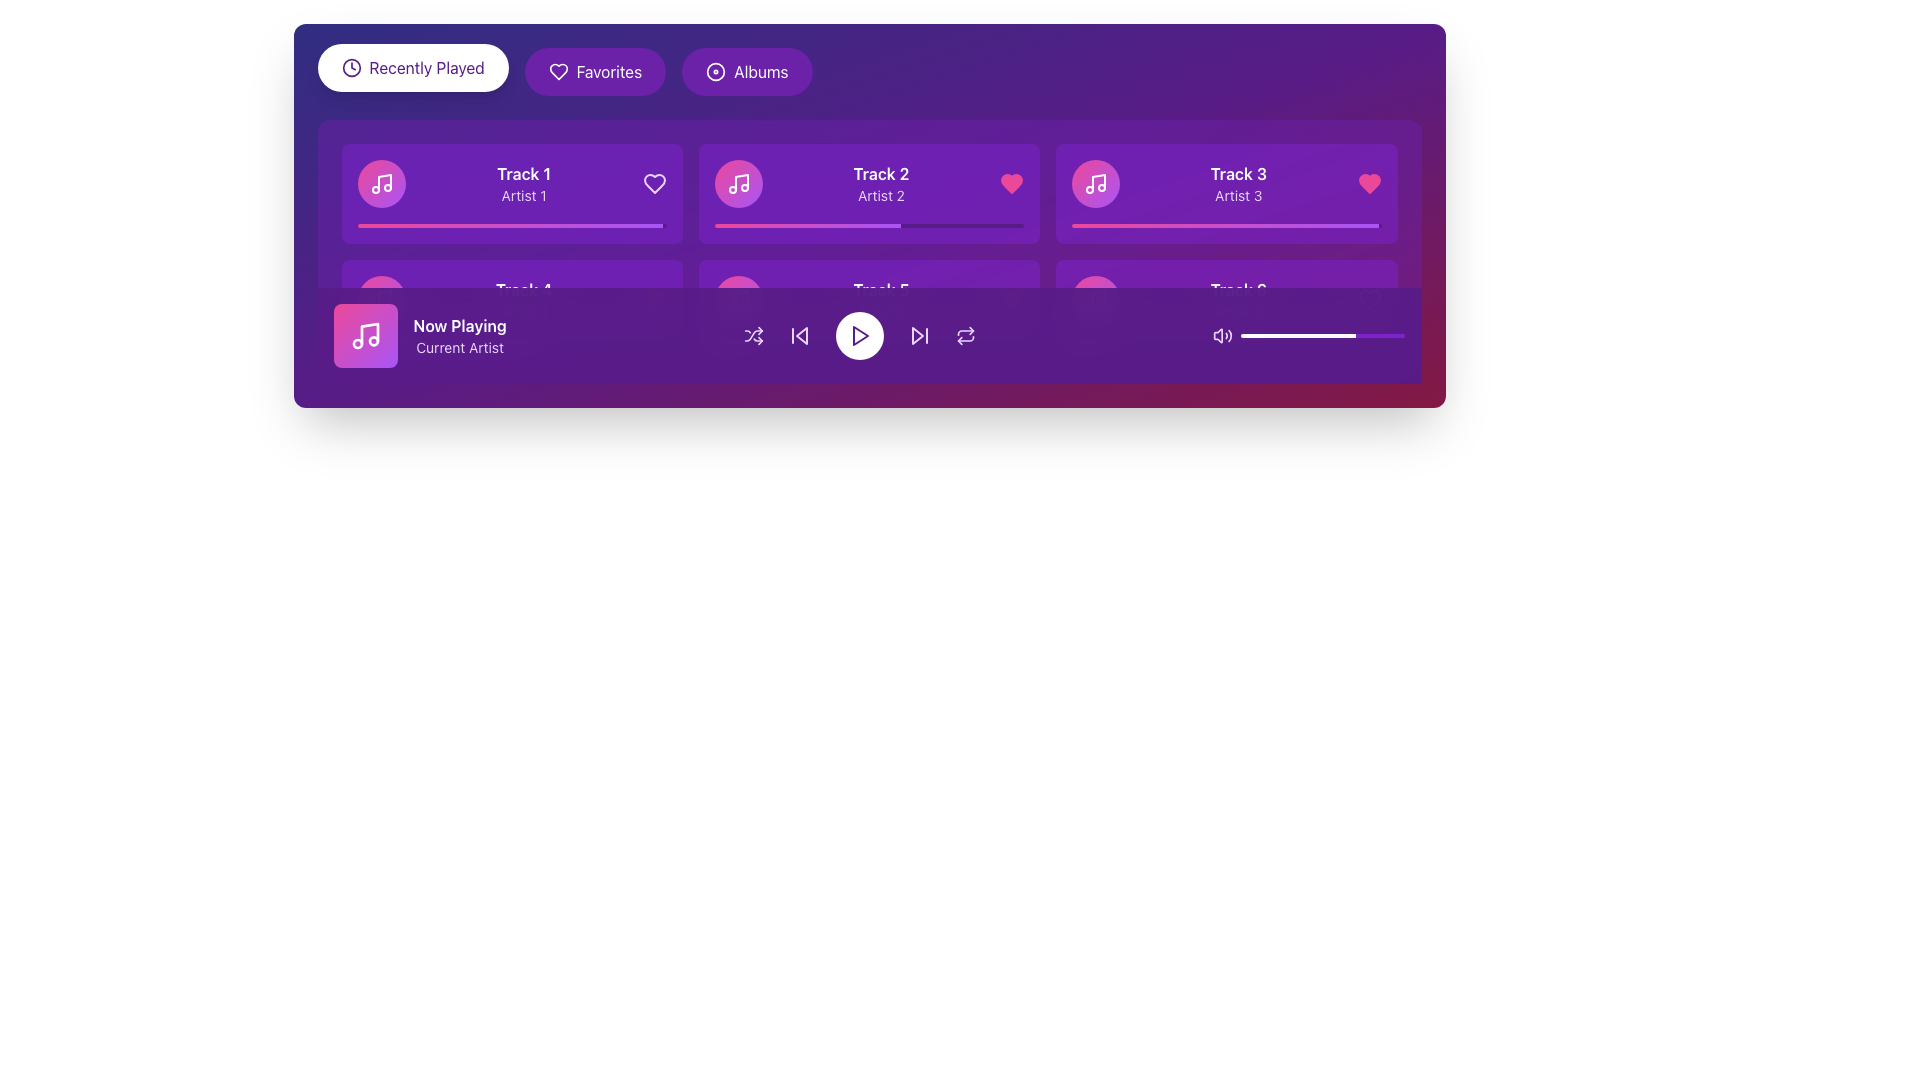  Describe the element at coordinates (594, 71) in the screenshot. I see `the rounded purple 'Favorites' button with white text and a heart icon` at that location.